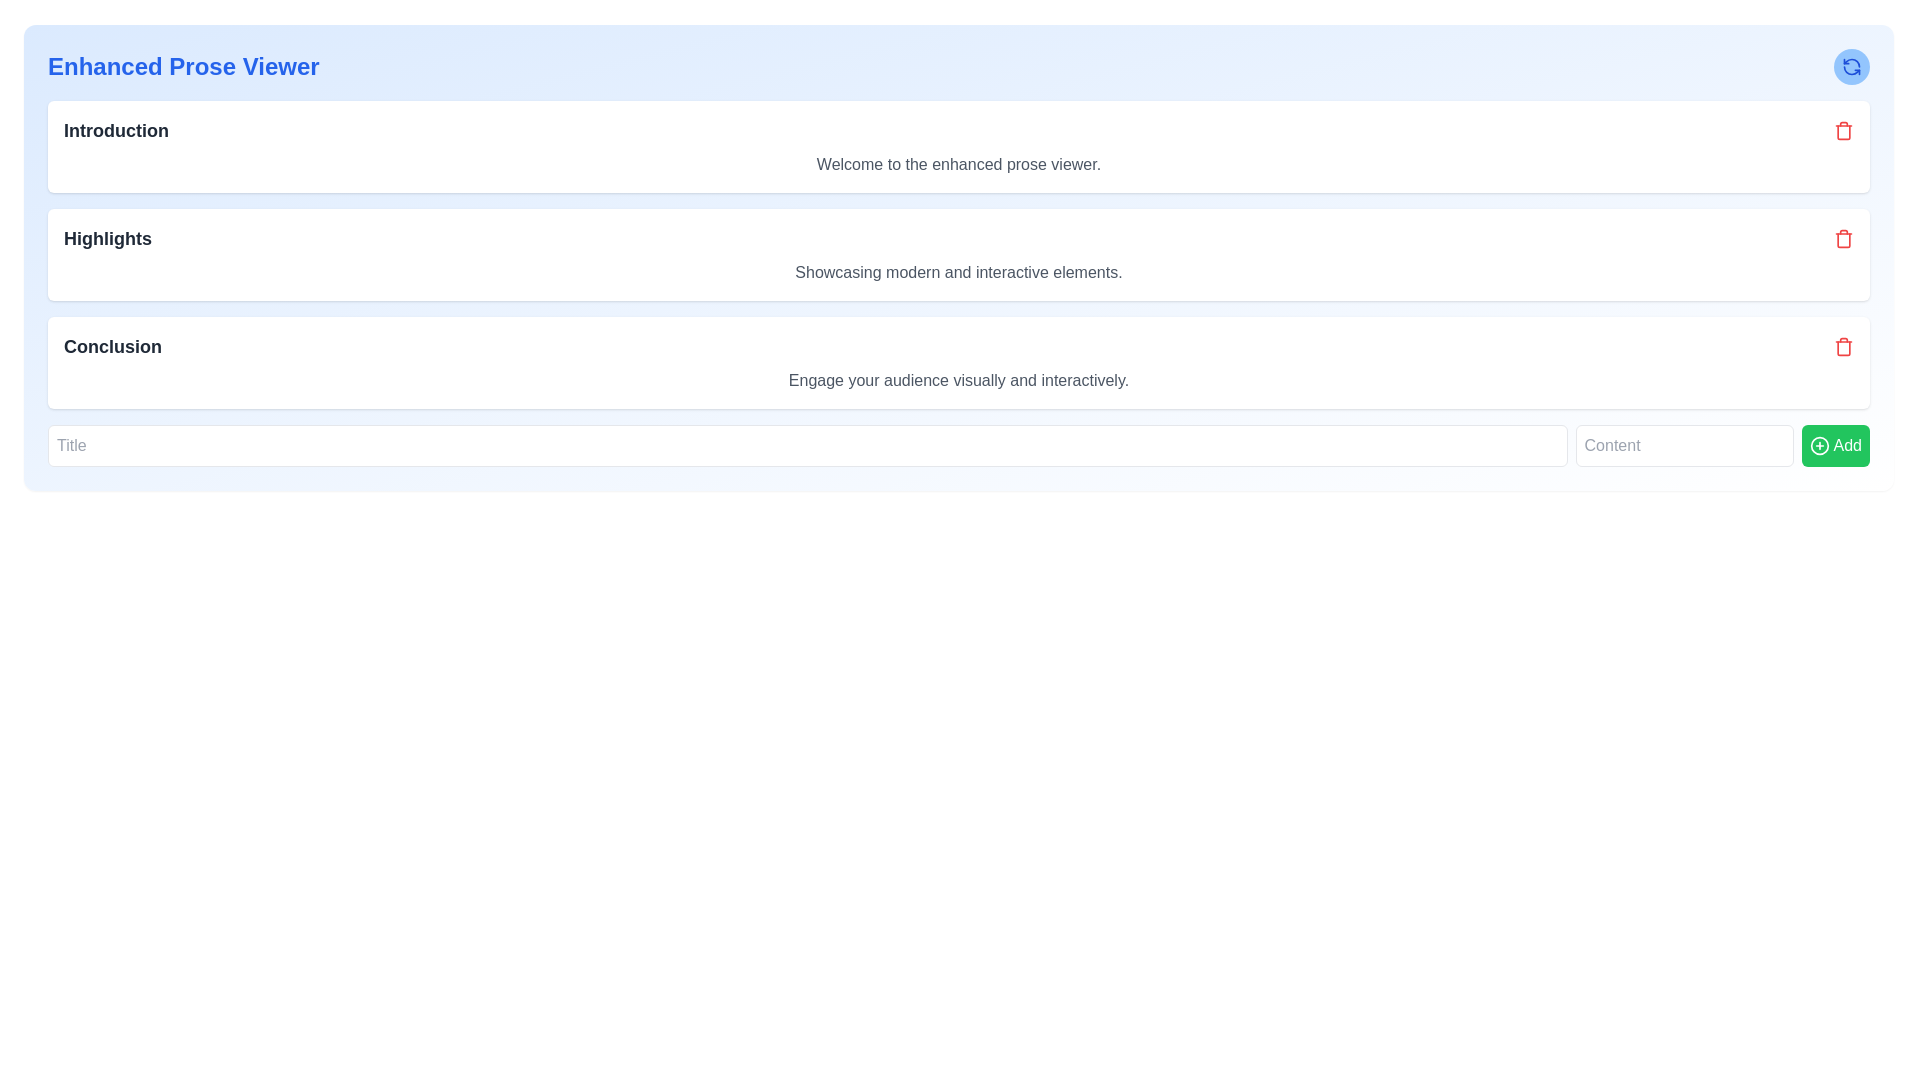 This screenshot has height=1080, width=1920. Describe the element at coordinates (1851, 65) in the screenshot. I see `the refresh icon located in the top-right corner of the interface, which is styled in a circular motion and has a blue color scheme` at that location.